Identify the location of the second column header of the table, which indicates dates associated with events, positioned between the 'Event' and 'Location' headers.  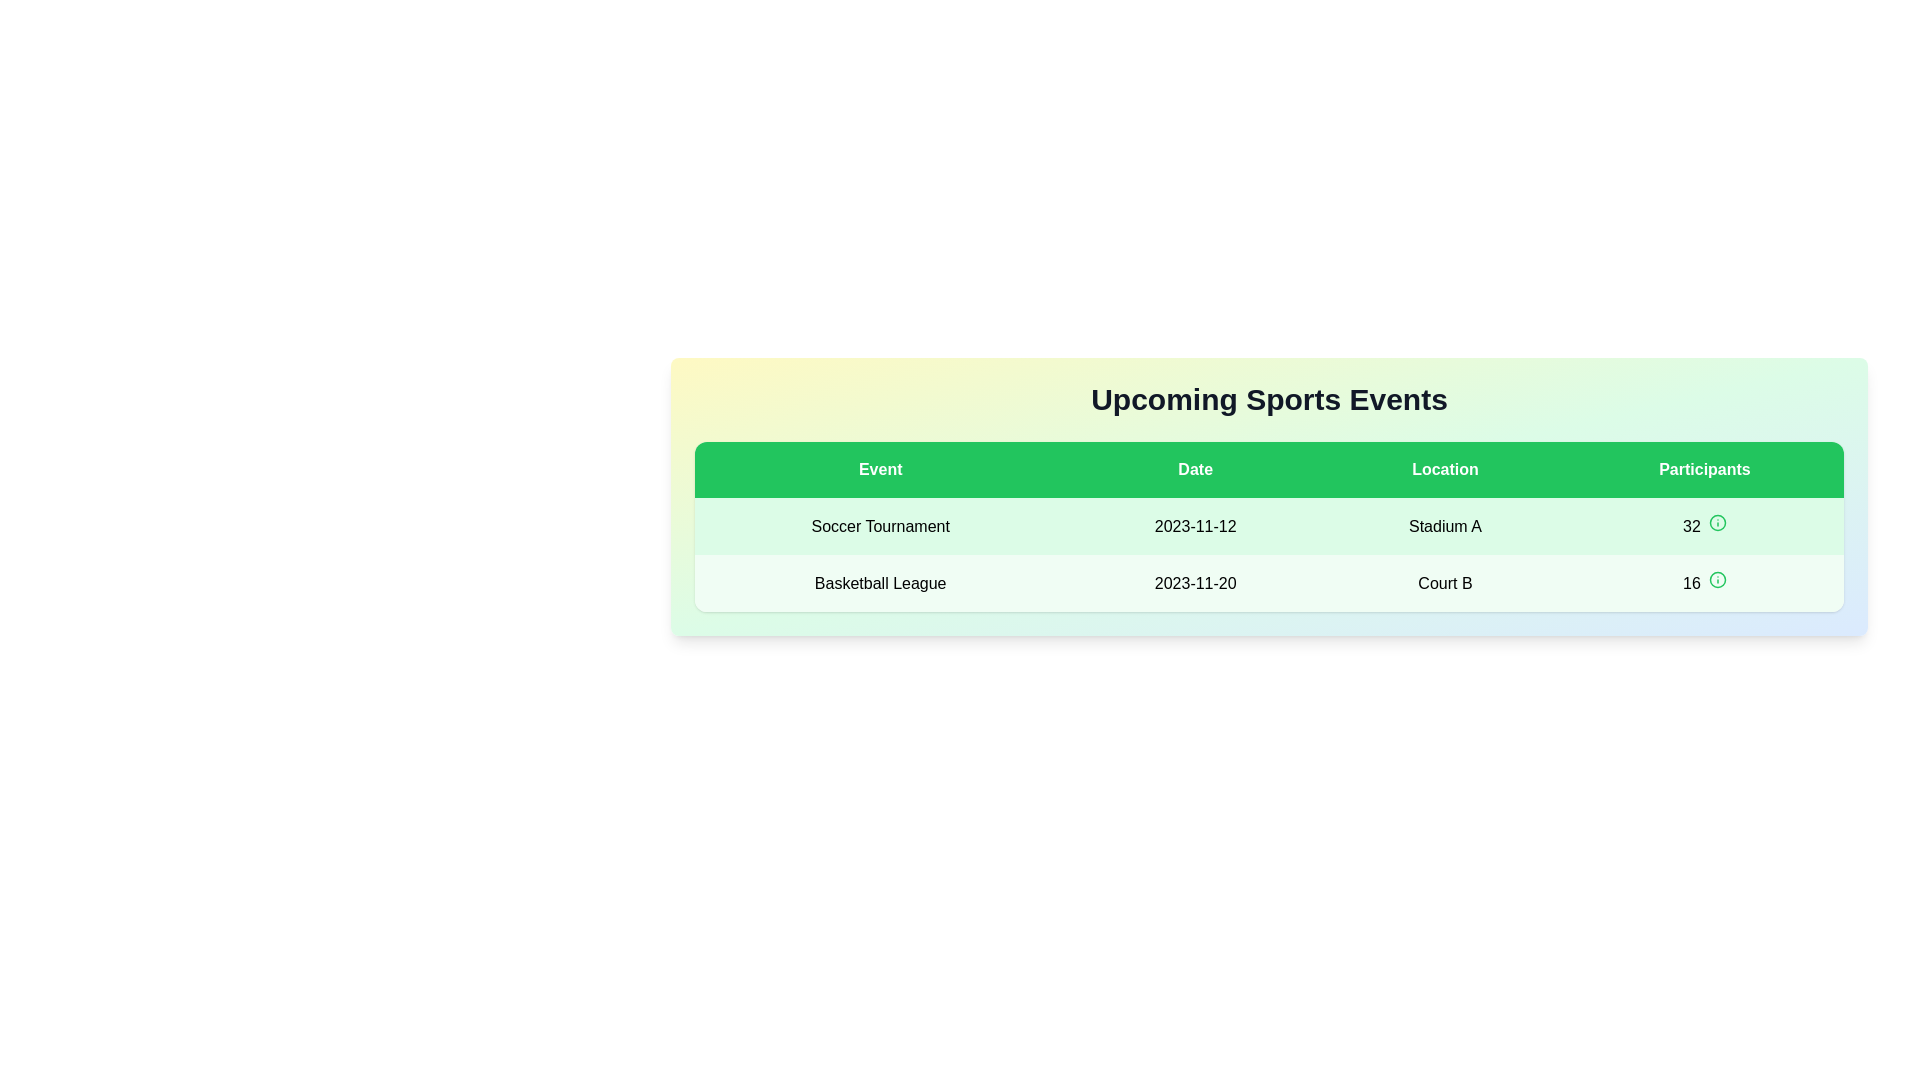
(1195, 470).